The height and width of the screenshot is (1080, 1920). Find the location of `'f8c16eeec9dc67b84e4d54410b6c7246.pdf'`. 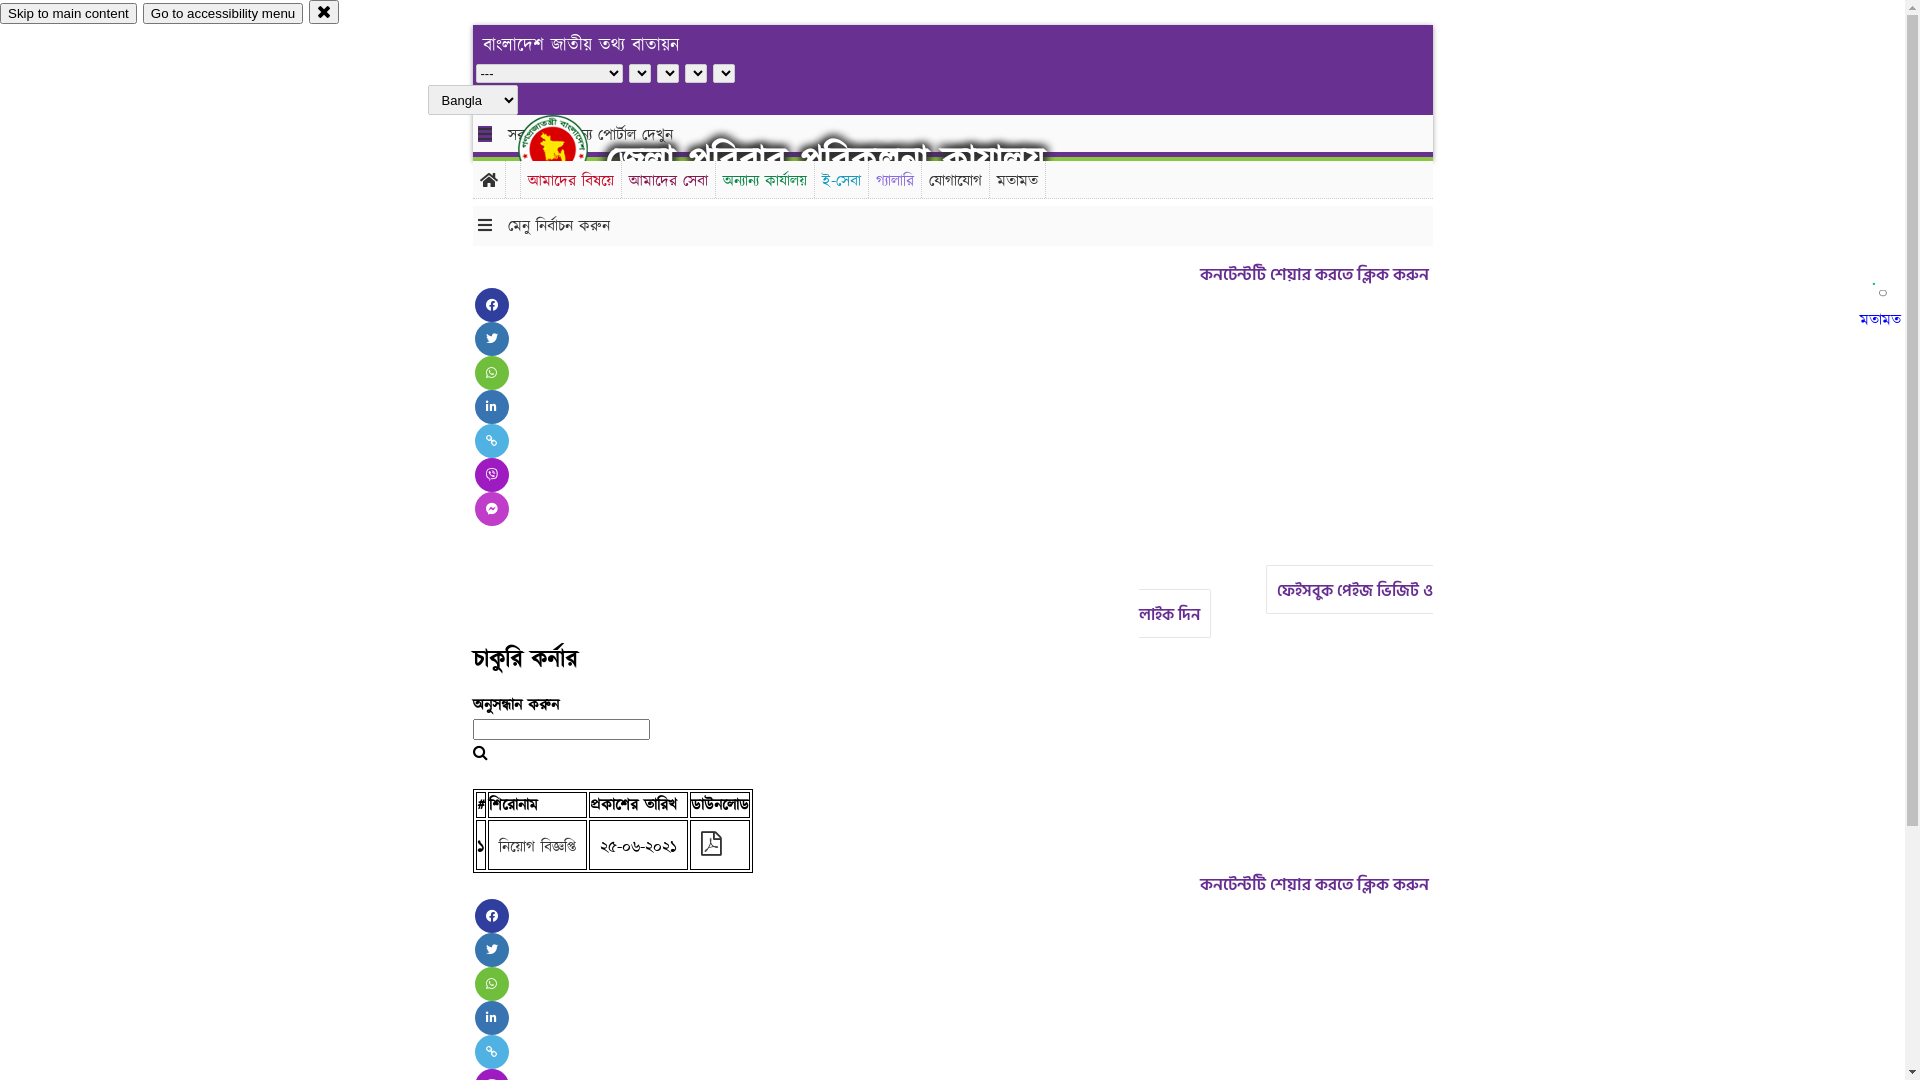

'f8c16eeec9dc67b84e4d54410b6c7246.pdf' is located at coordinates (710, 847).